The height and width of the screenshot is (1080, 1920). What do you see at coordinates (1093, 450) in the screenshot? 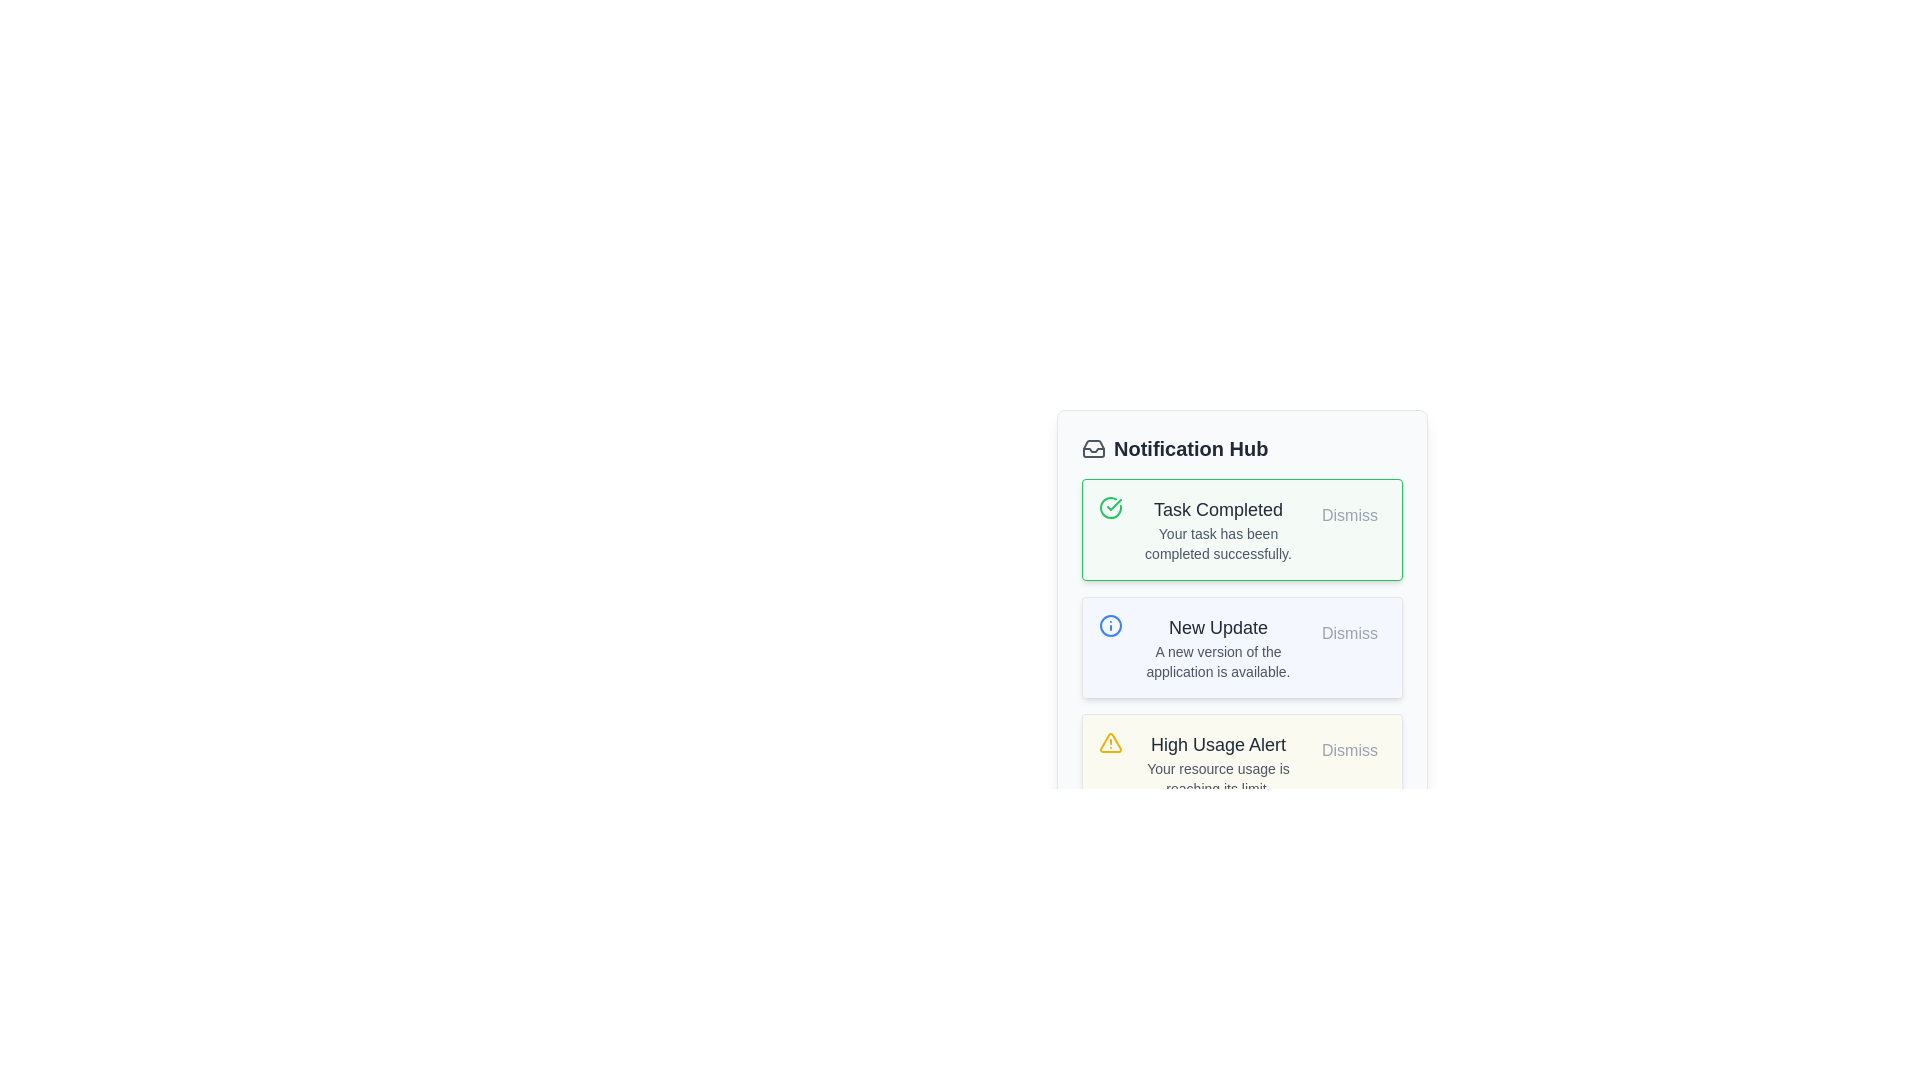
I see `the inbox icon located at the center of the Notification Hub header in the notification panel` at bounding box center [1093, 450].